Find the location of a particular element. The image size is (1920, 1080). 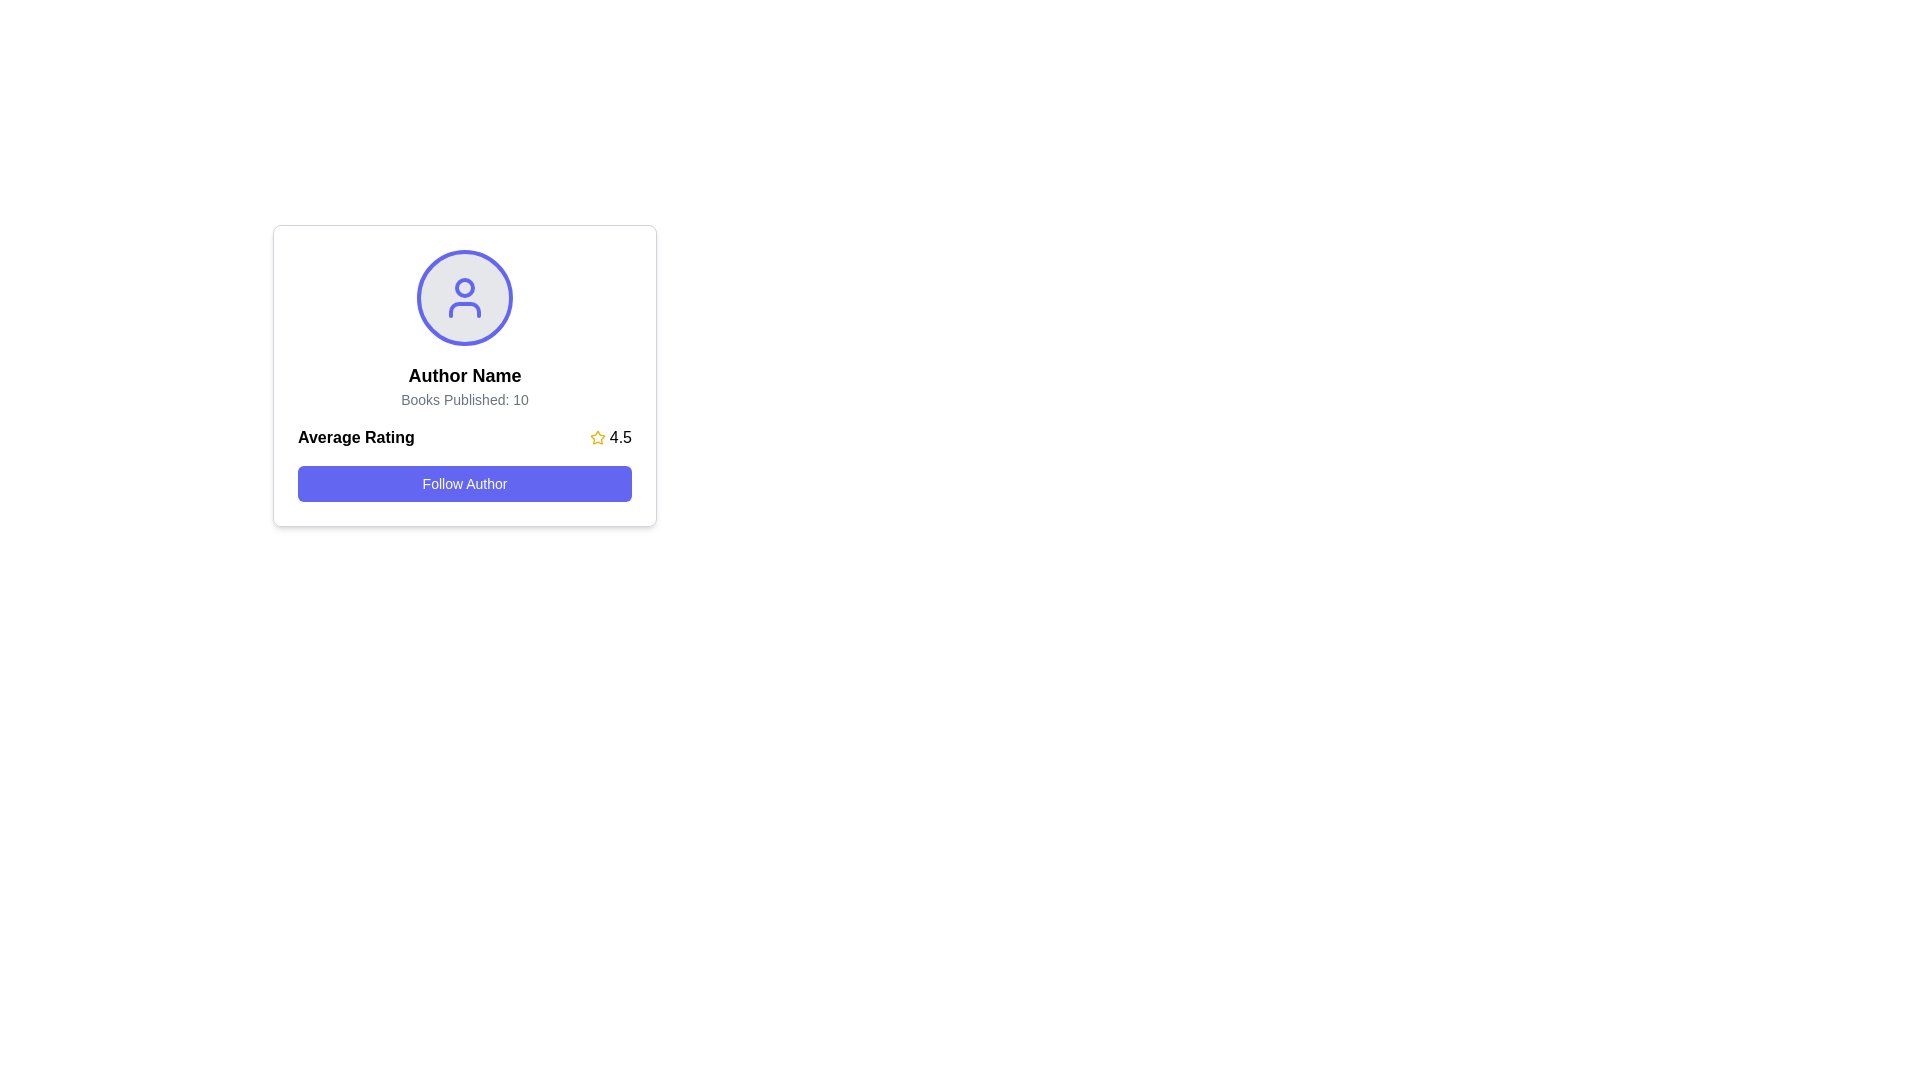

the text element displaying the value '4.5', which is styled in black and positioned adjacent to a yellow star icon, indicating a numerical rating is located at coordinates (619, 437).